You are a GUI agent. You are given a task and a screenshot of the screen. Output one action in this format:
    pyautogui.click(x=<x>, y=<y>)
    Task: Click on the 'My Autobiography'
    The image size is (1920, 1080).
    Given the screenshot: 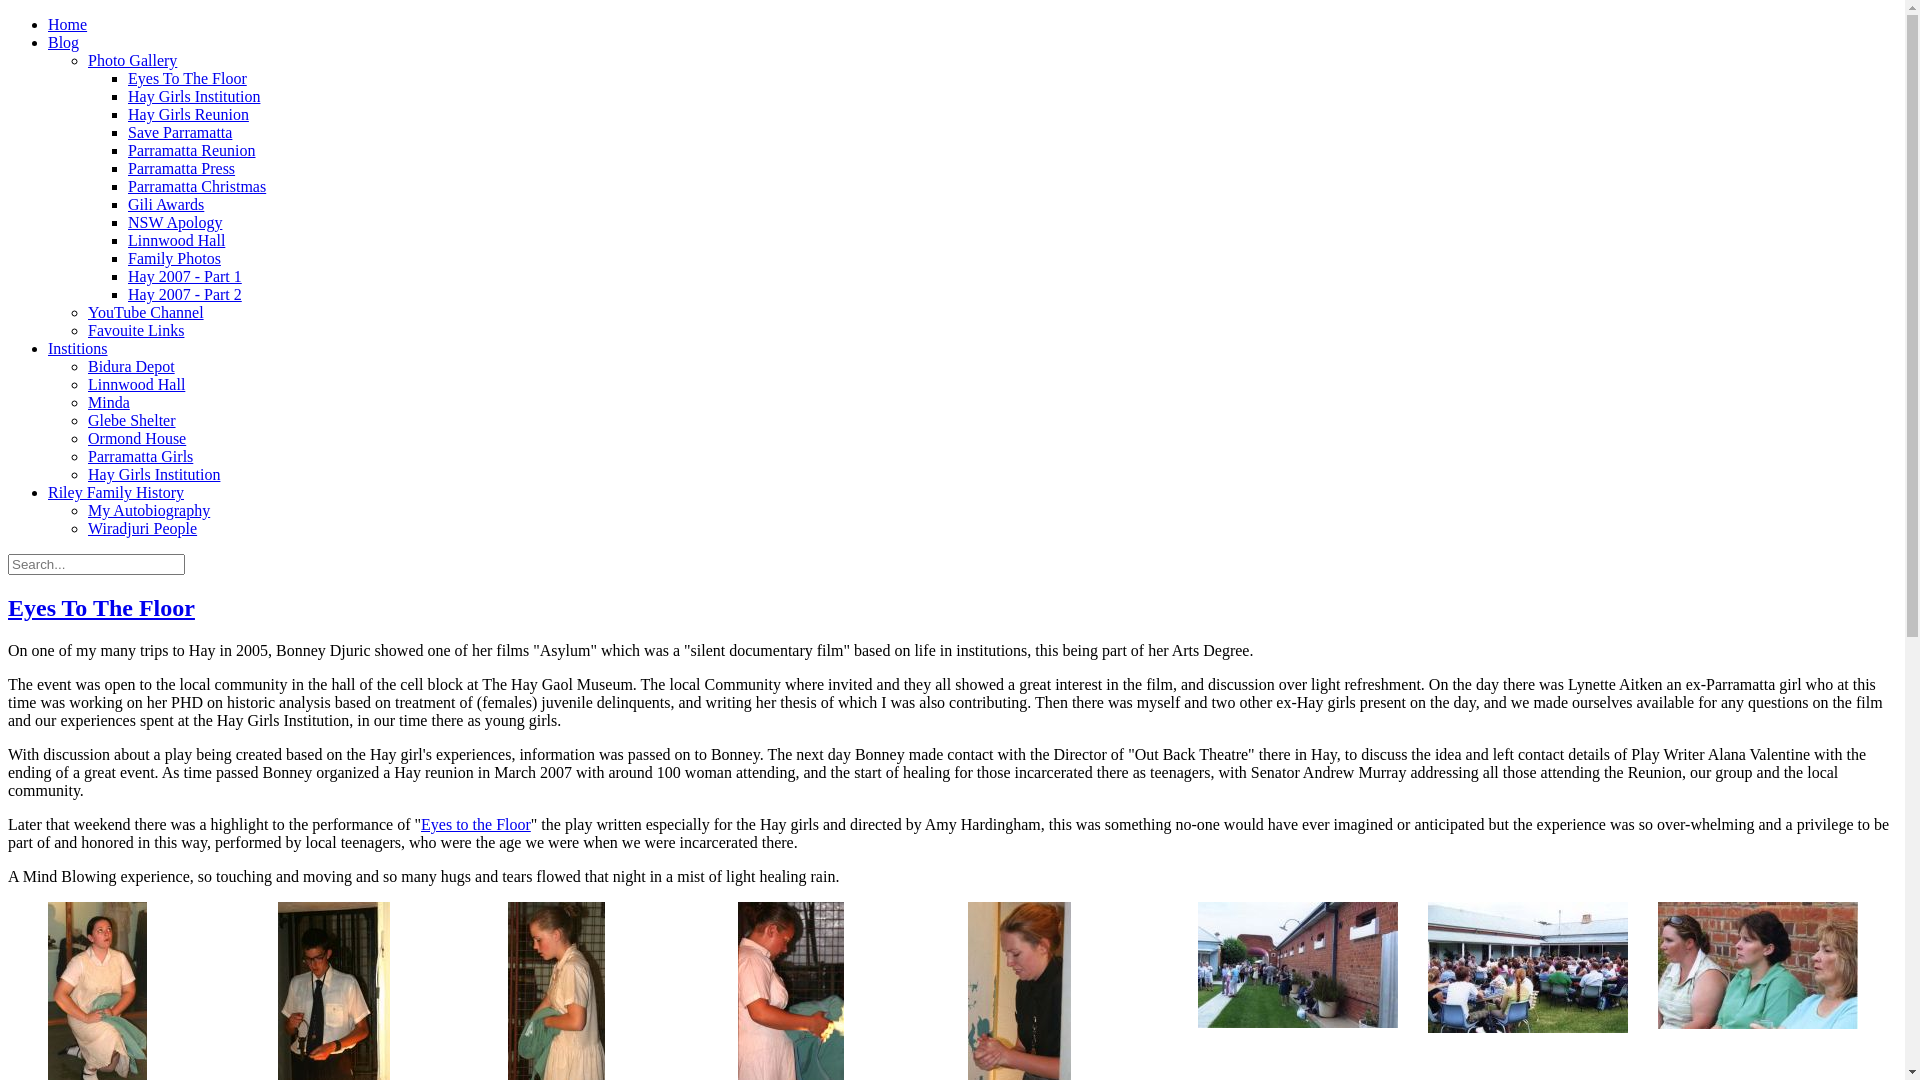 What is the action you would take?
    pyautogui.click(x=86, y=509)
    